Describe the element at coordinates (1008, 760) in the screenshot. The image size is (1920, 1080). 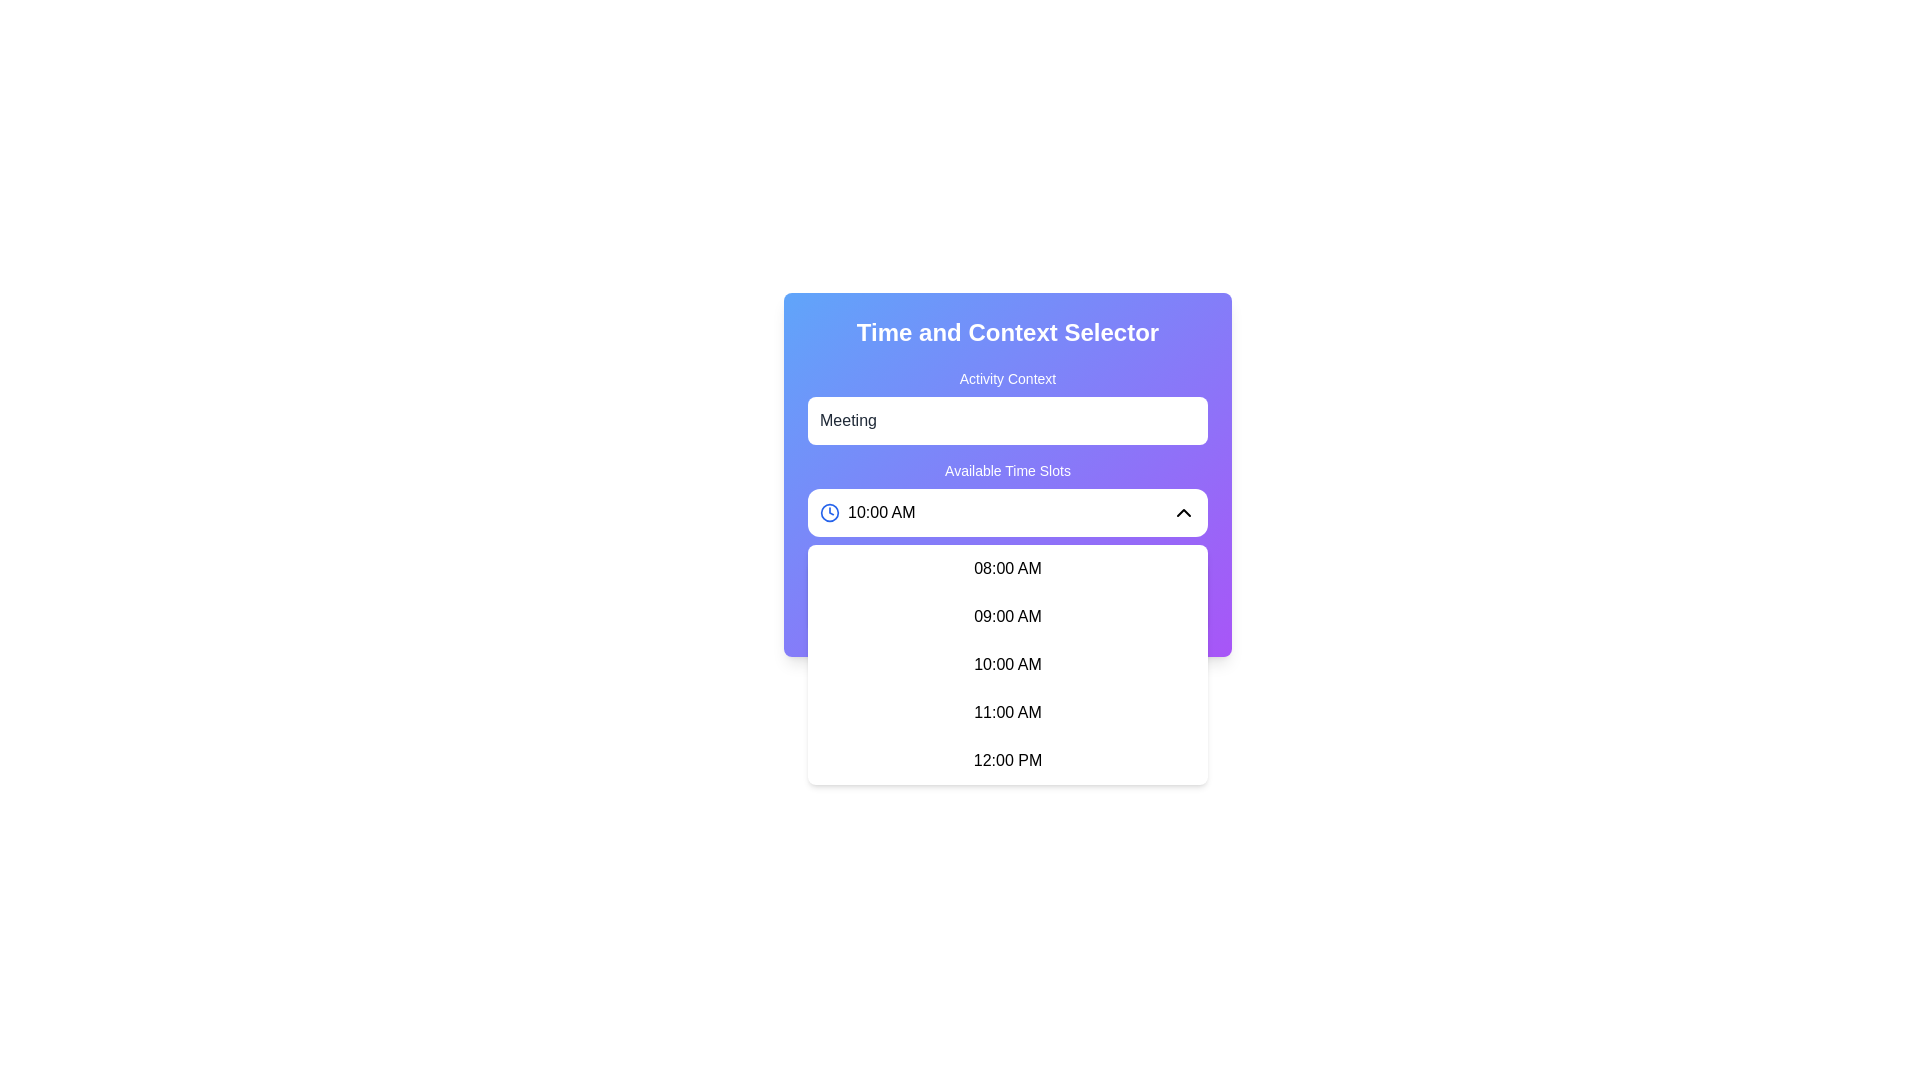
I see `the list item displaying '12:00 PM' in the dropdown menu` at that location.